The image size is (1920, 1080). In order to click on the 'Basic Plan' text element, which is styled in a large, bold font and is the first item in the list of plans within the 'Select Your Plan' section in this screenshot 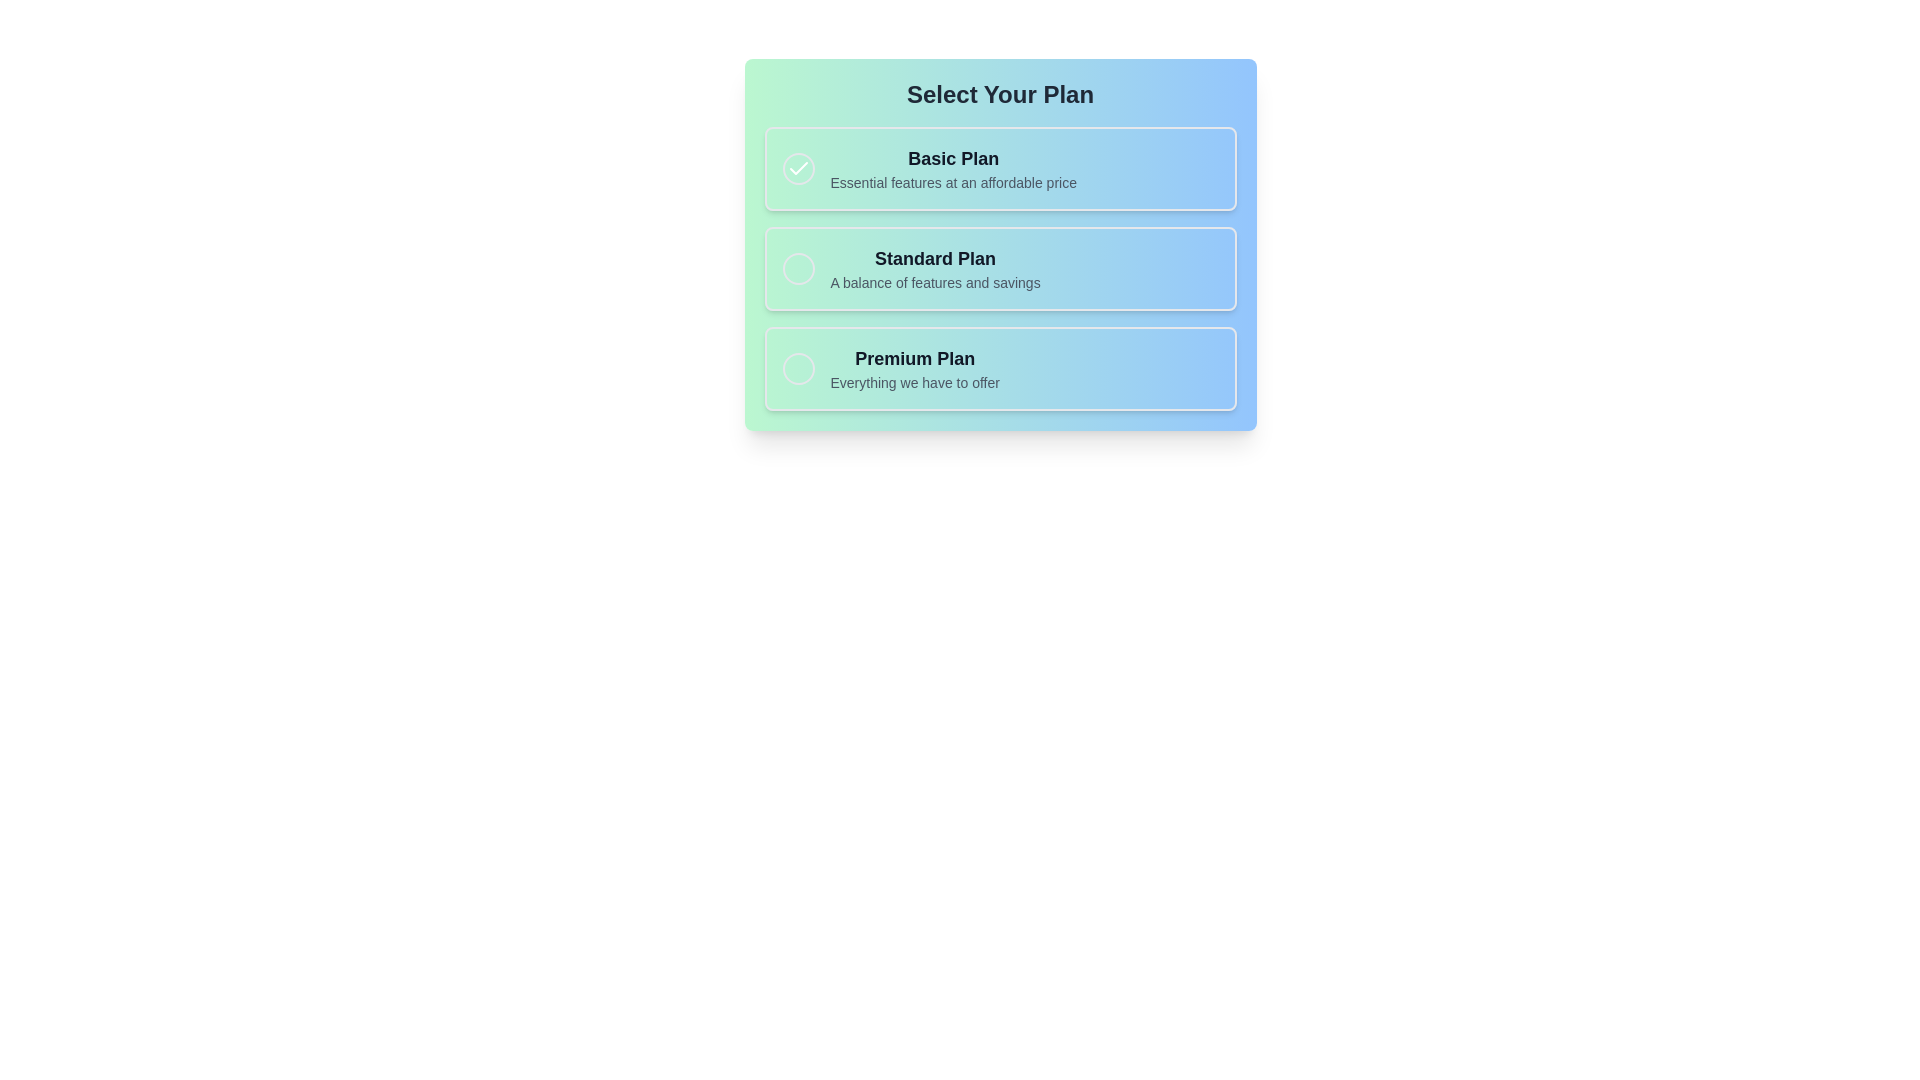, I will do `click(952, 157)`.